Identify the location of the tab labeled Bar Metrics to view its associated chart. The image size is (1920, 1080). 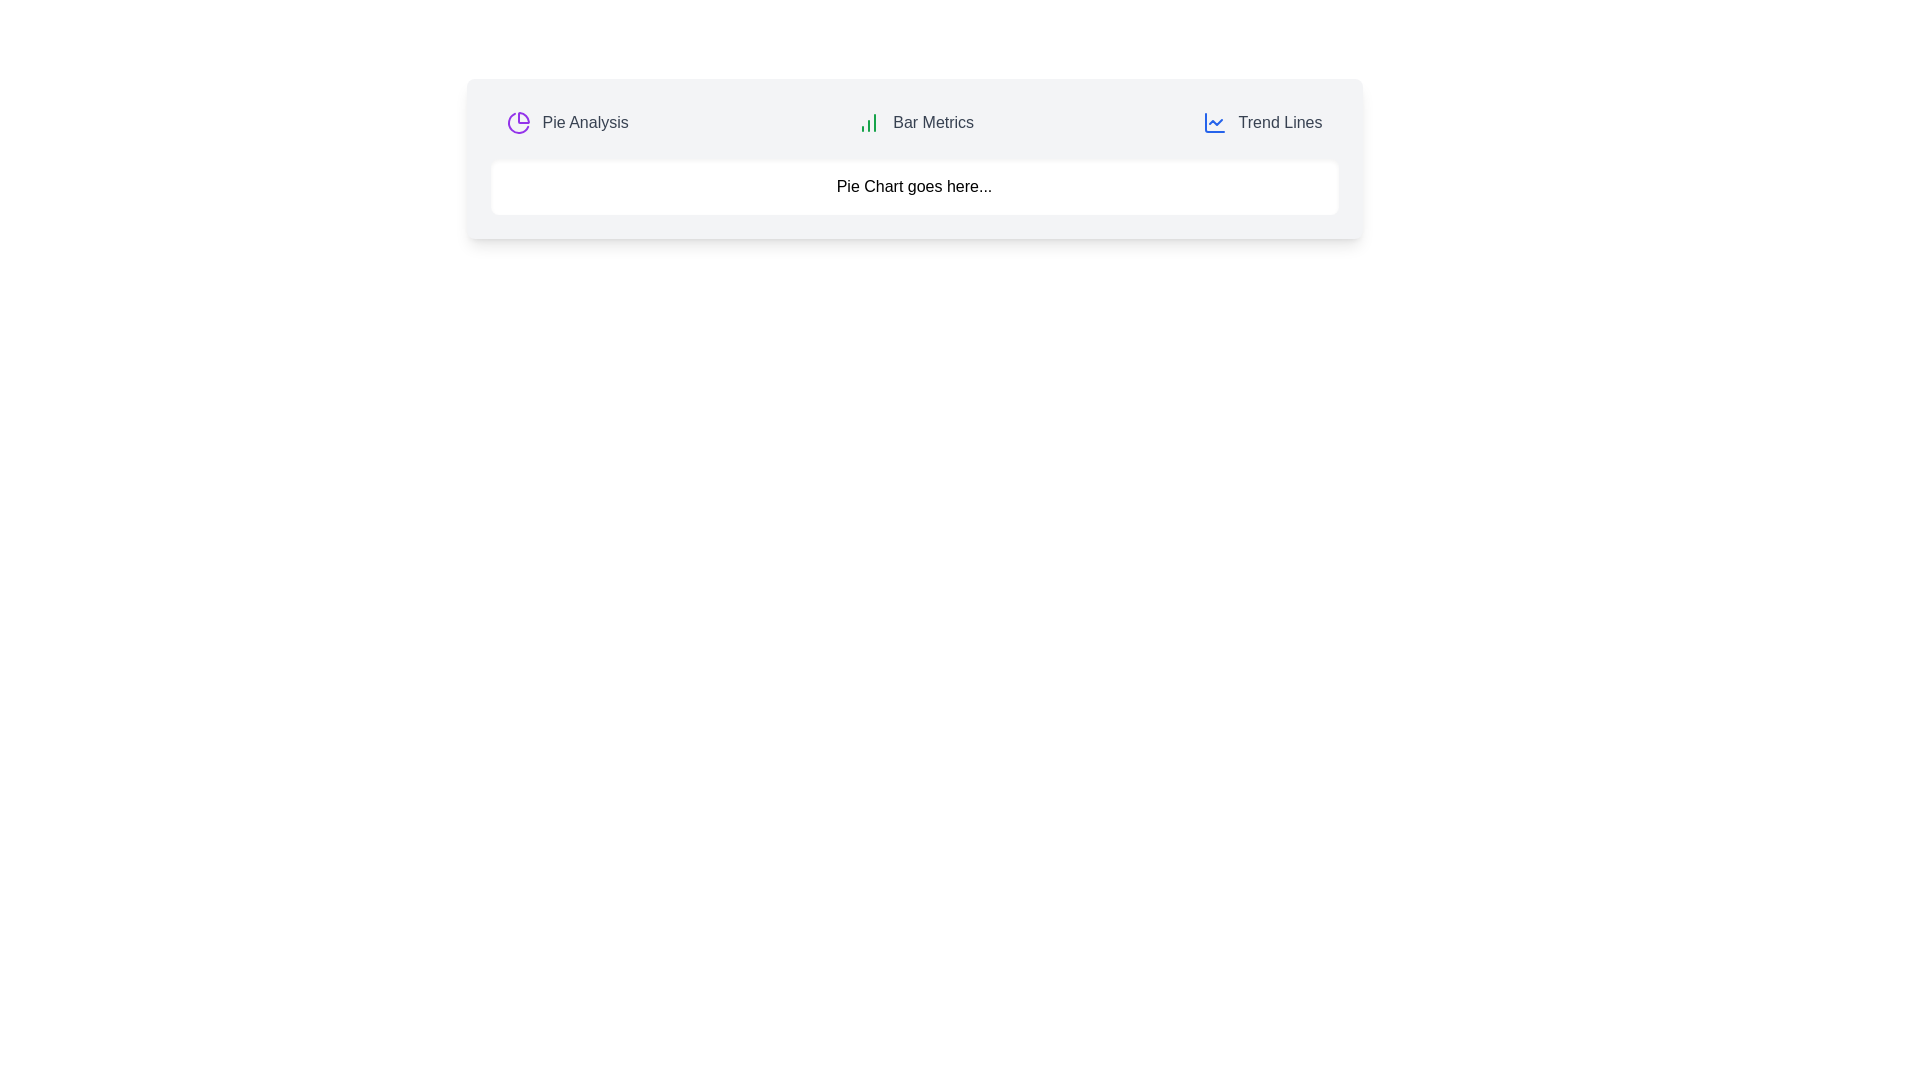
(914, 123).